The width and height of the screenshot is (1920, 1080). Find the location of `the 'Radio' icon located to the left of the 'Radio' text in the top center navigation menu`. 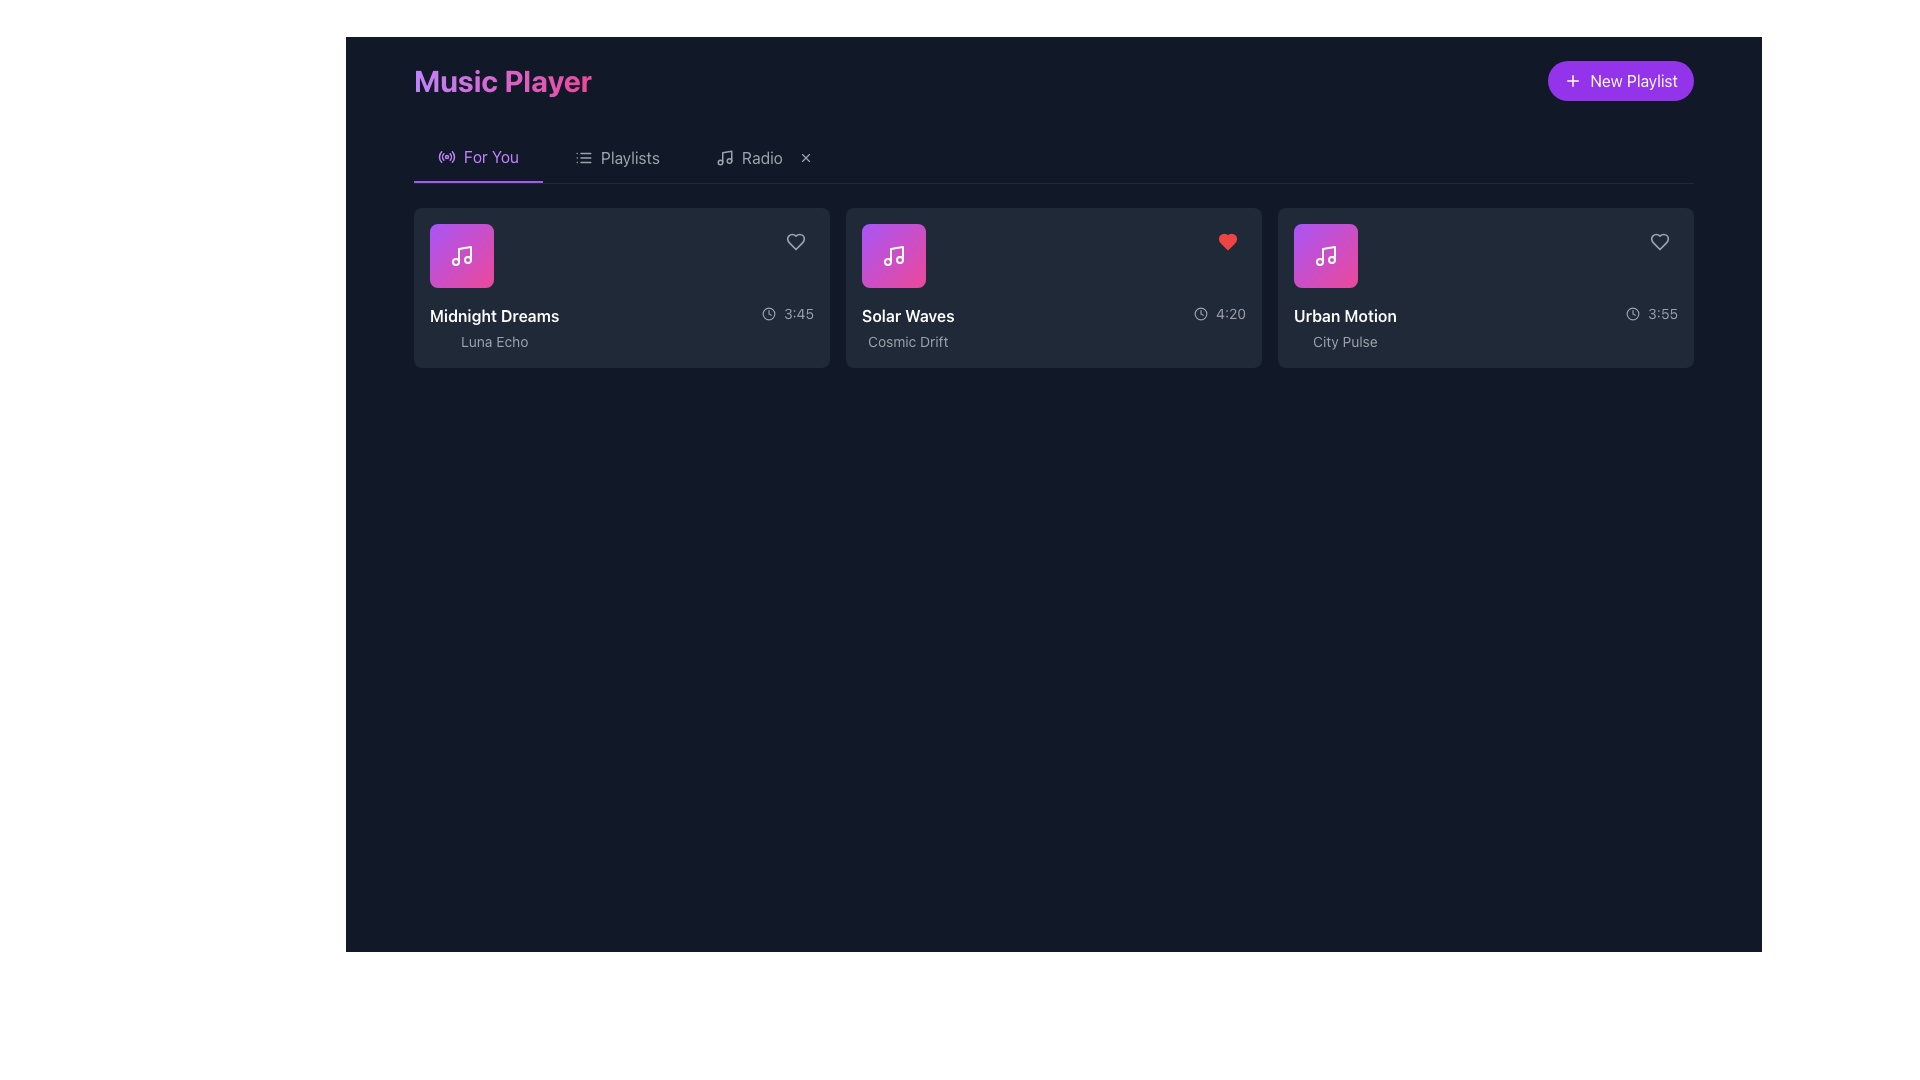

the 'Radio' icon located to the left of the 'Radio' text in the top center navigation menu is located at coordinates (723, 157).